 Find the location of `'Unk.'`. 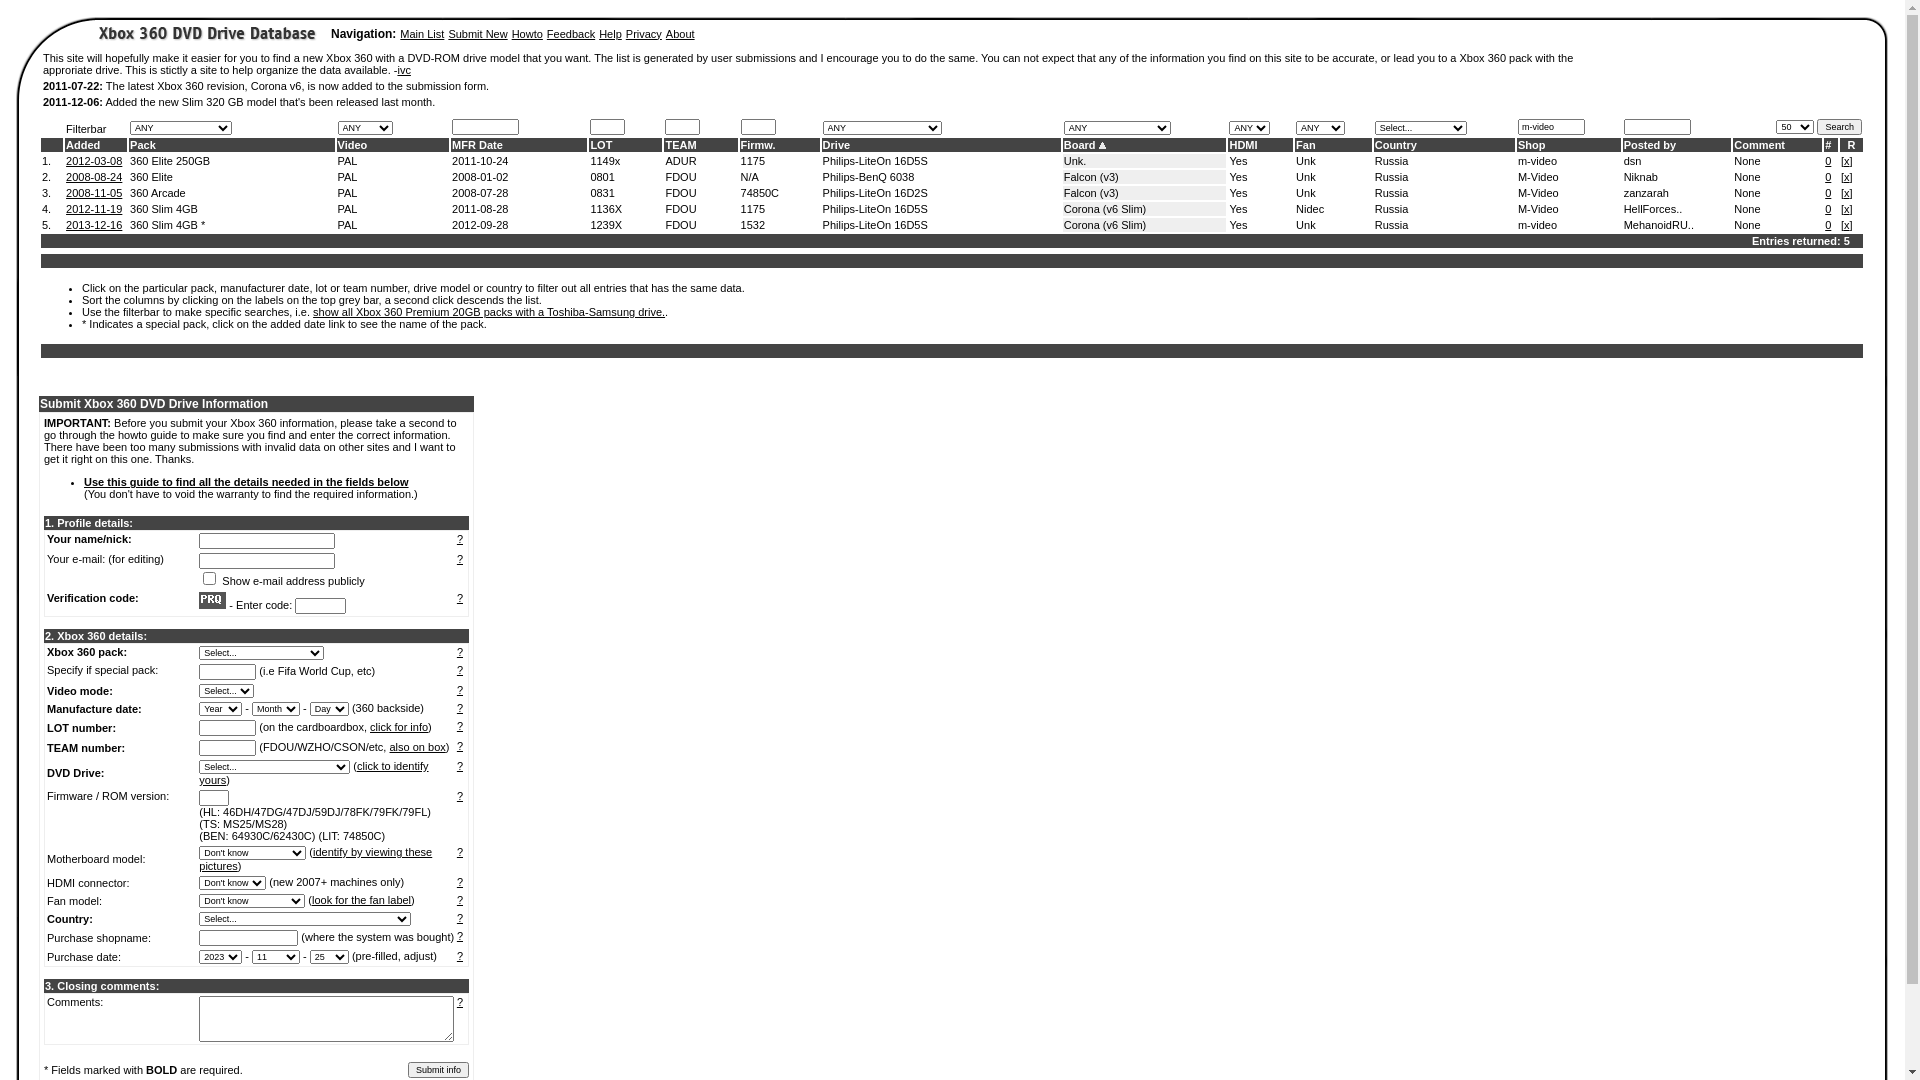

'Unk.' is located at coordinates (1074, 160).